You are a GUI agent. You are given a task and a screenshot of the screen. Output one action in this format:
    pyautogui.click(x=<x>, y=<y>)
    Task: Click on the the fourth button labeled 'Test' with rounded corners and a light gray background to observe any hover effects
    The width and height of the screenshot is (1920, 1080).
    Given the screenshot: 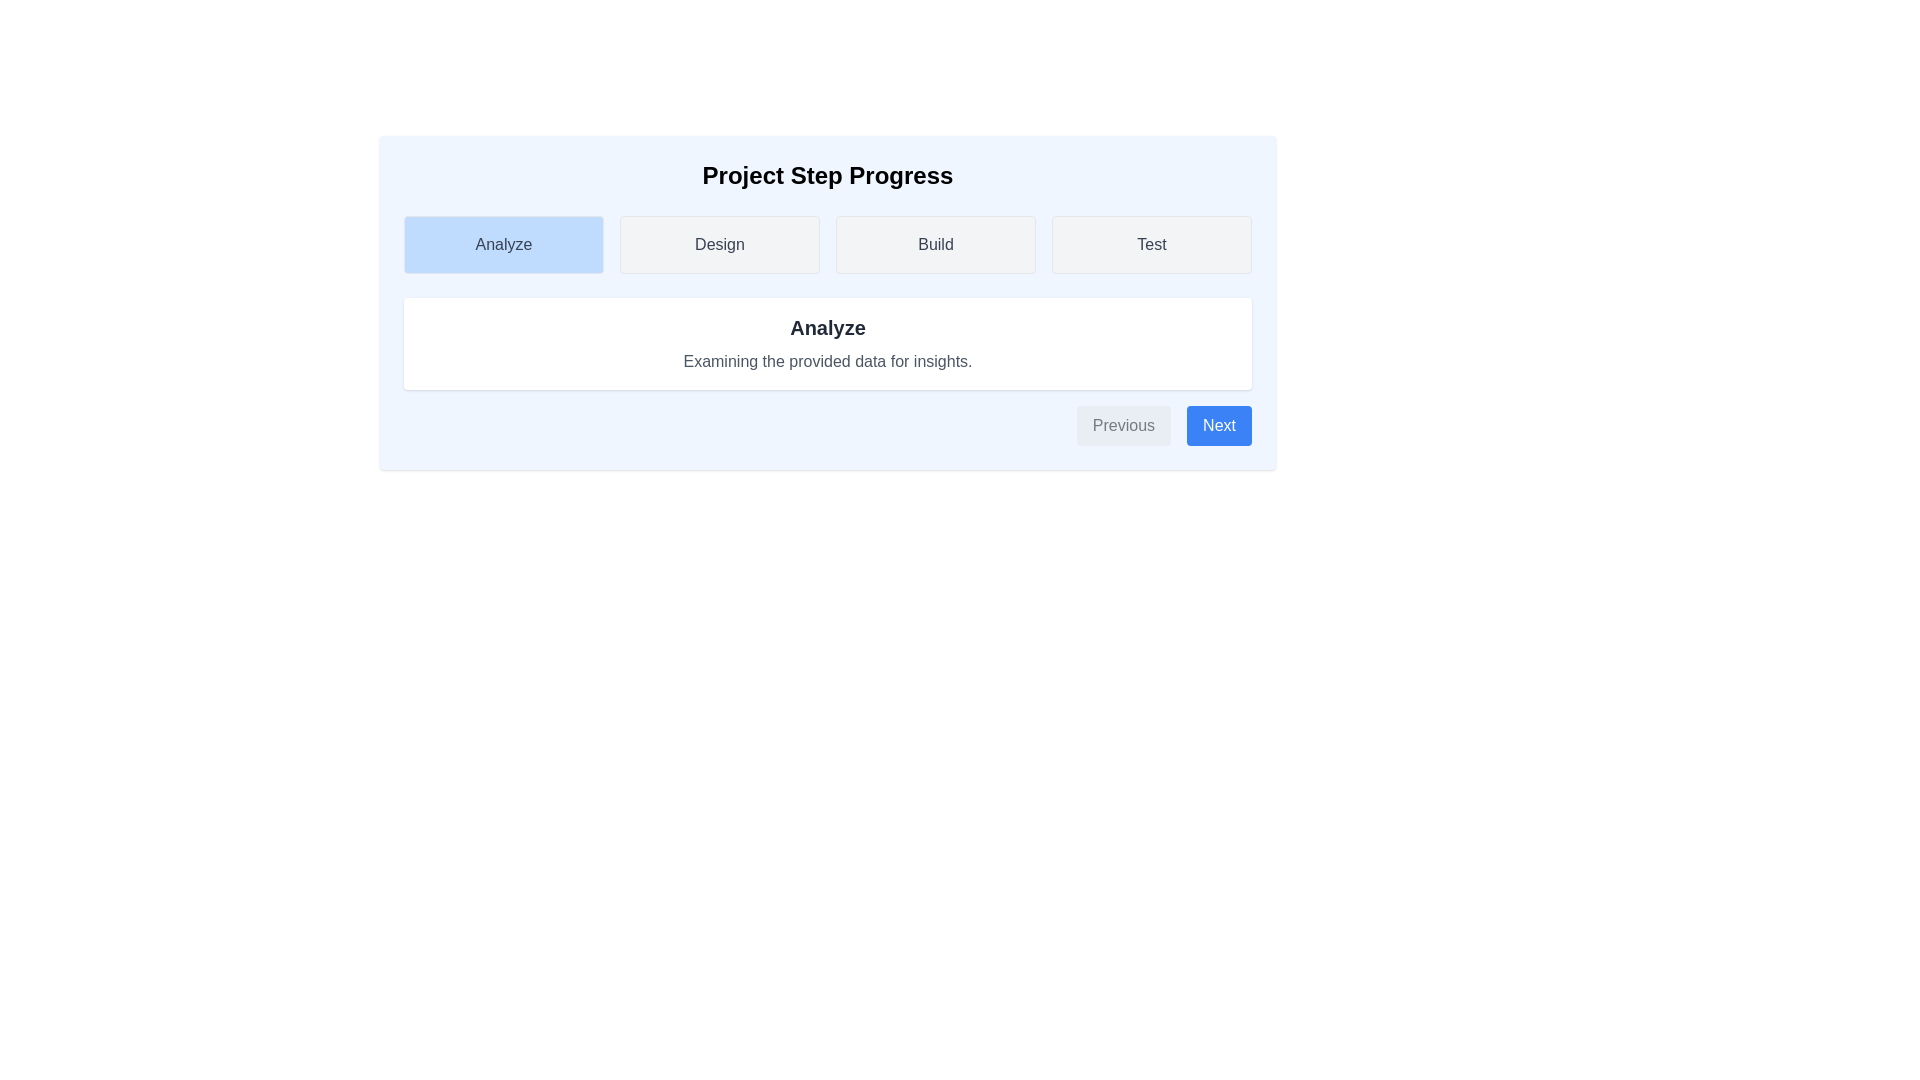 What is the action you would take?
    pyautogui.click(x=1152, y=244)
    